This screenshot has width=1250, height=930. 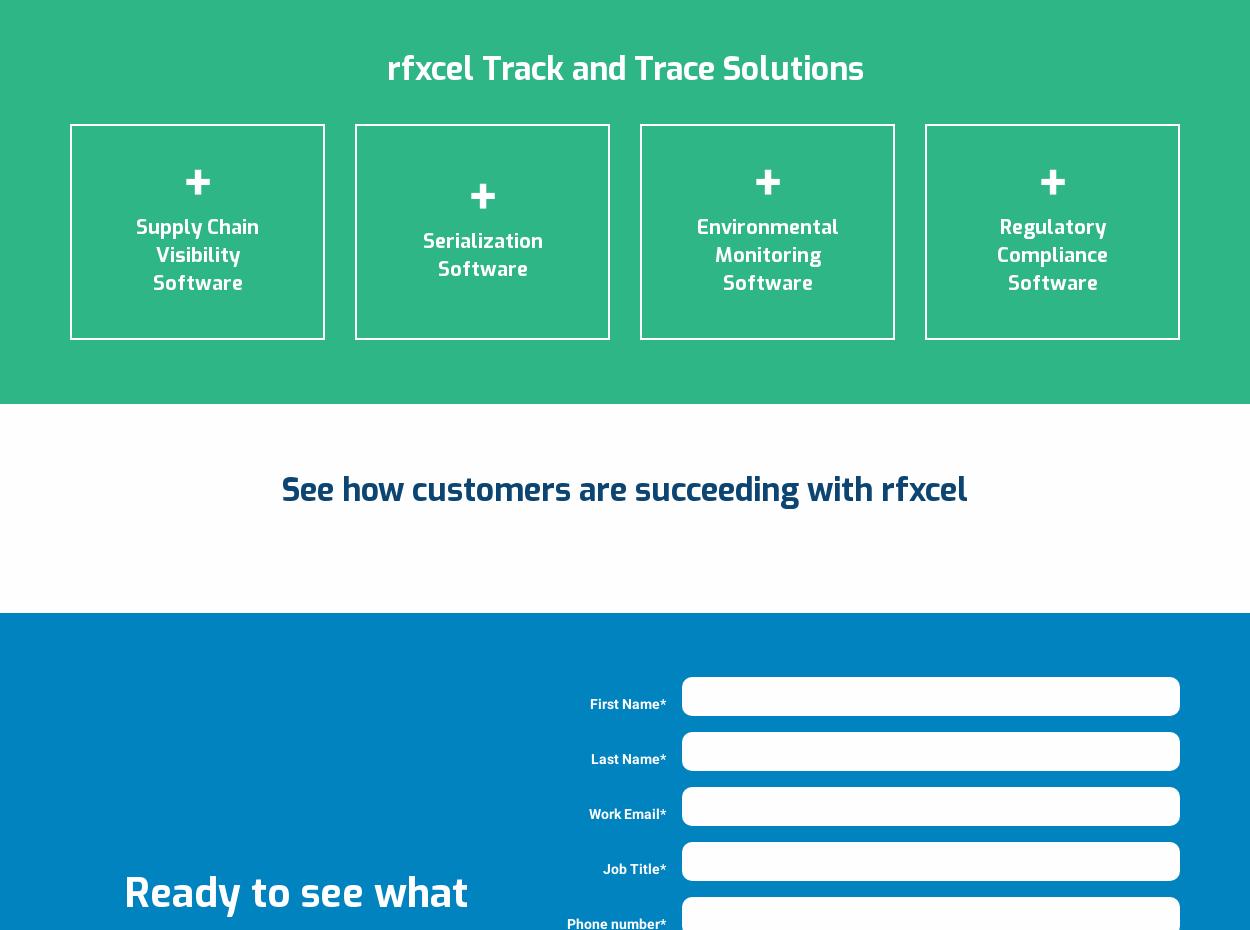 I want to click on 'Last Name', so click(x=590, y=758).